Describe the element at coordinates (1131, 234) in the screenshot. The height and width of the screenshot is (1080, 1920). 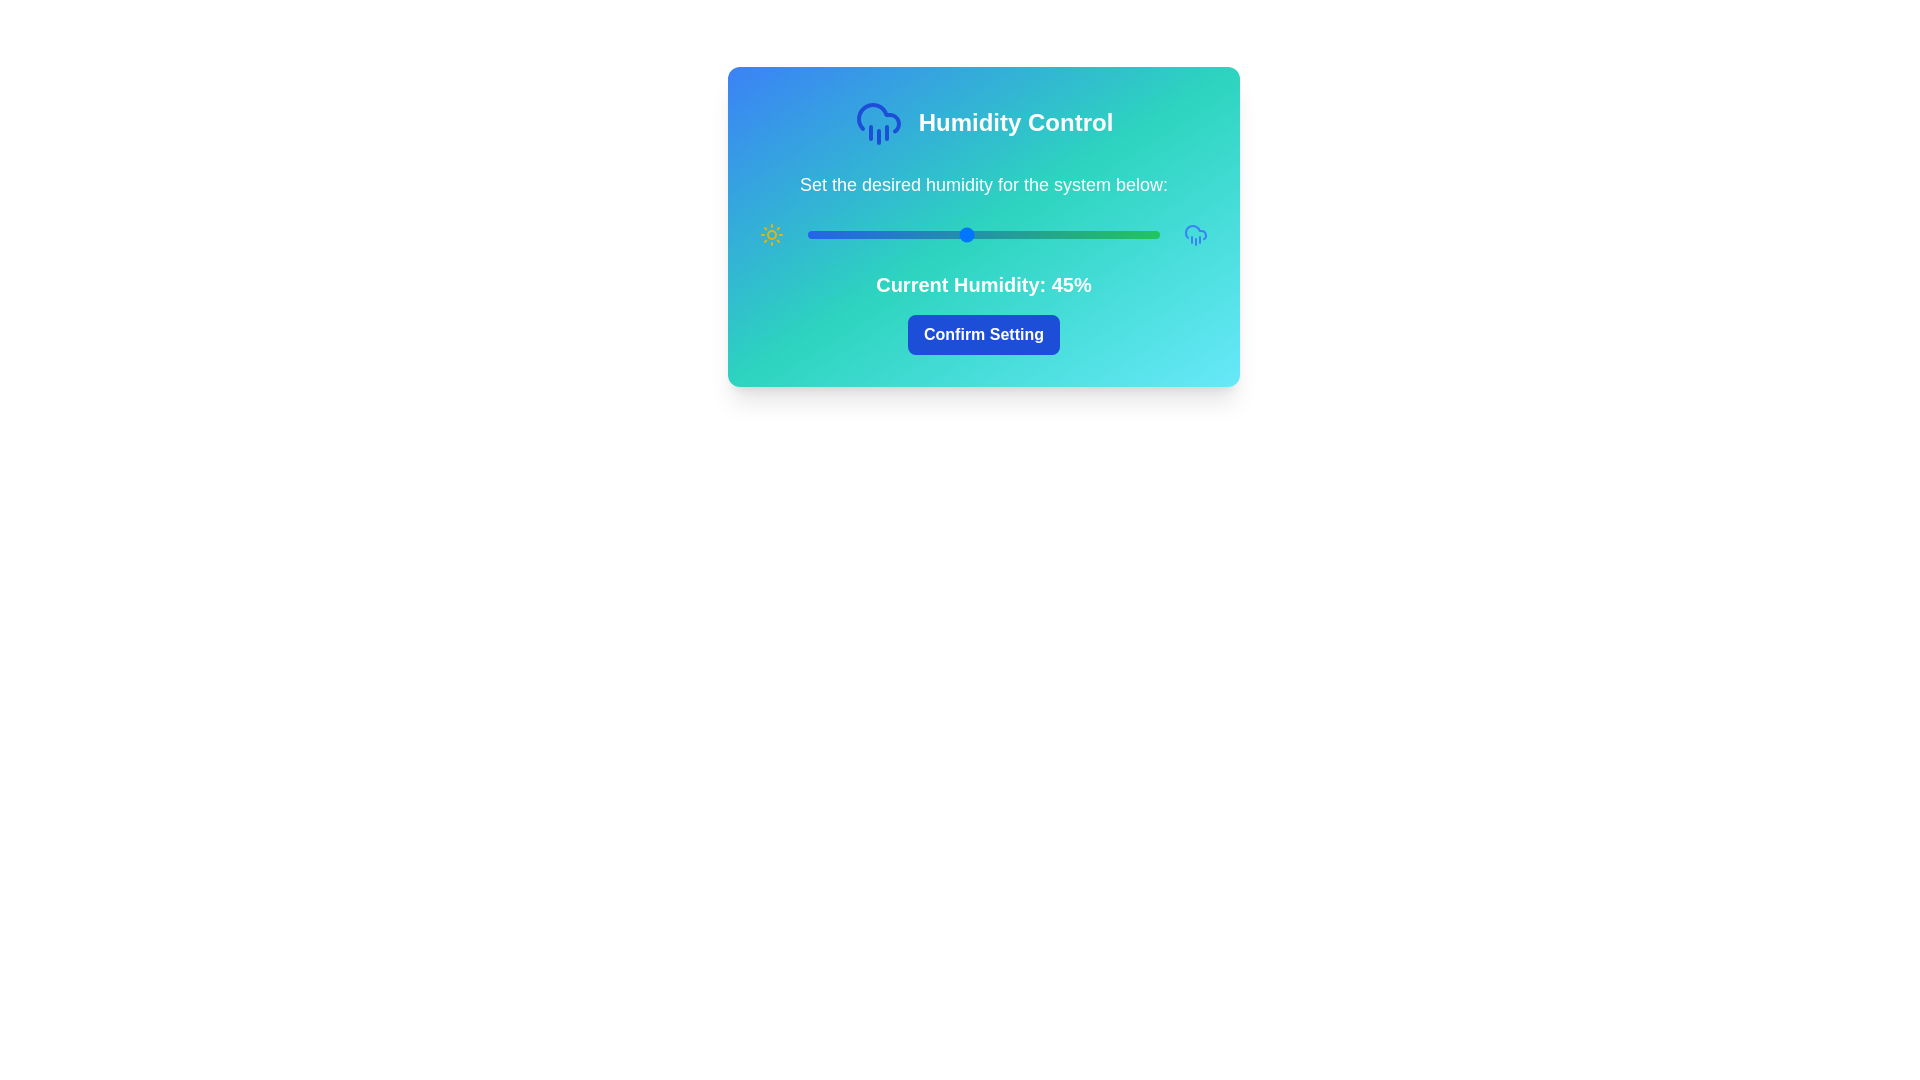
I see `the humidity slider to 92%` at that location.